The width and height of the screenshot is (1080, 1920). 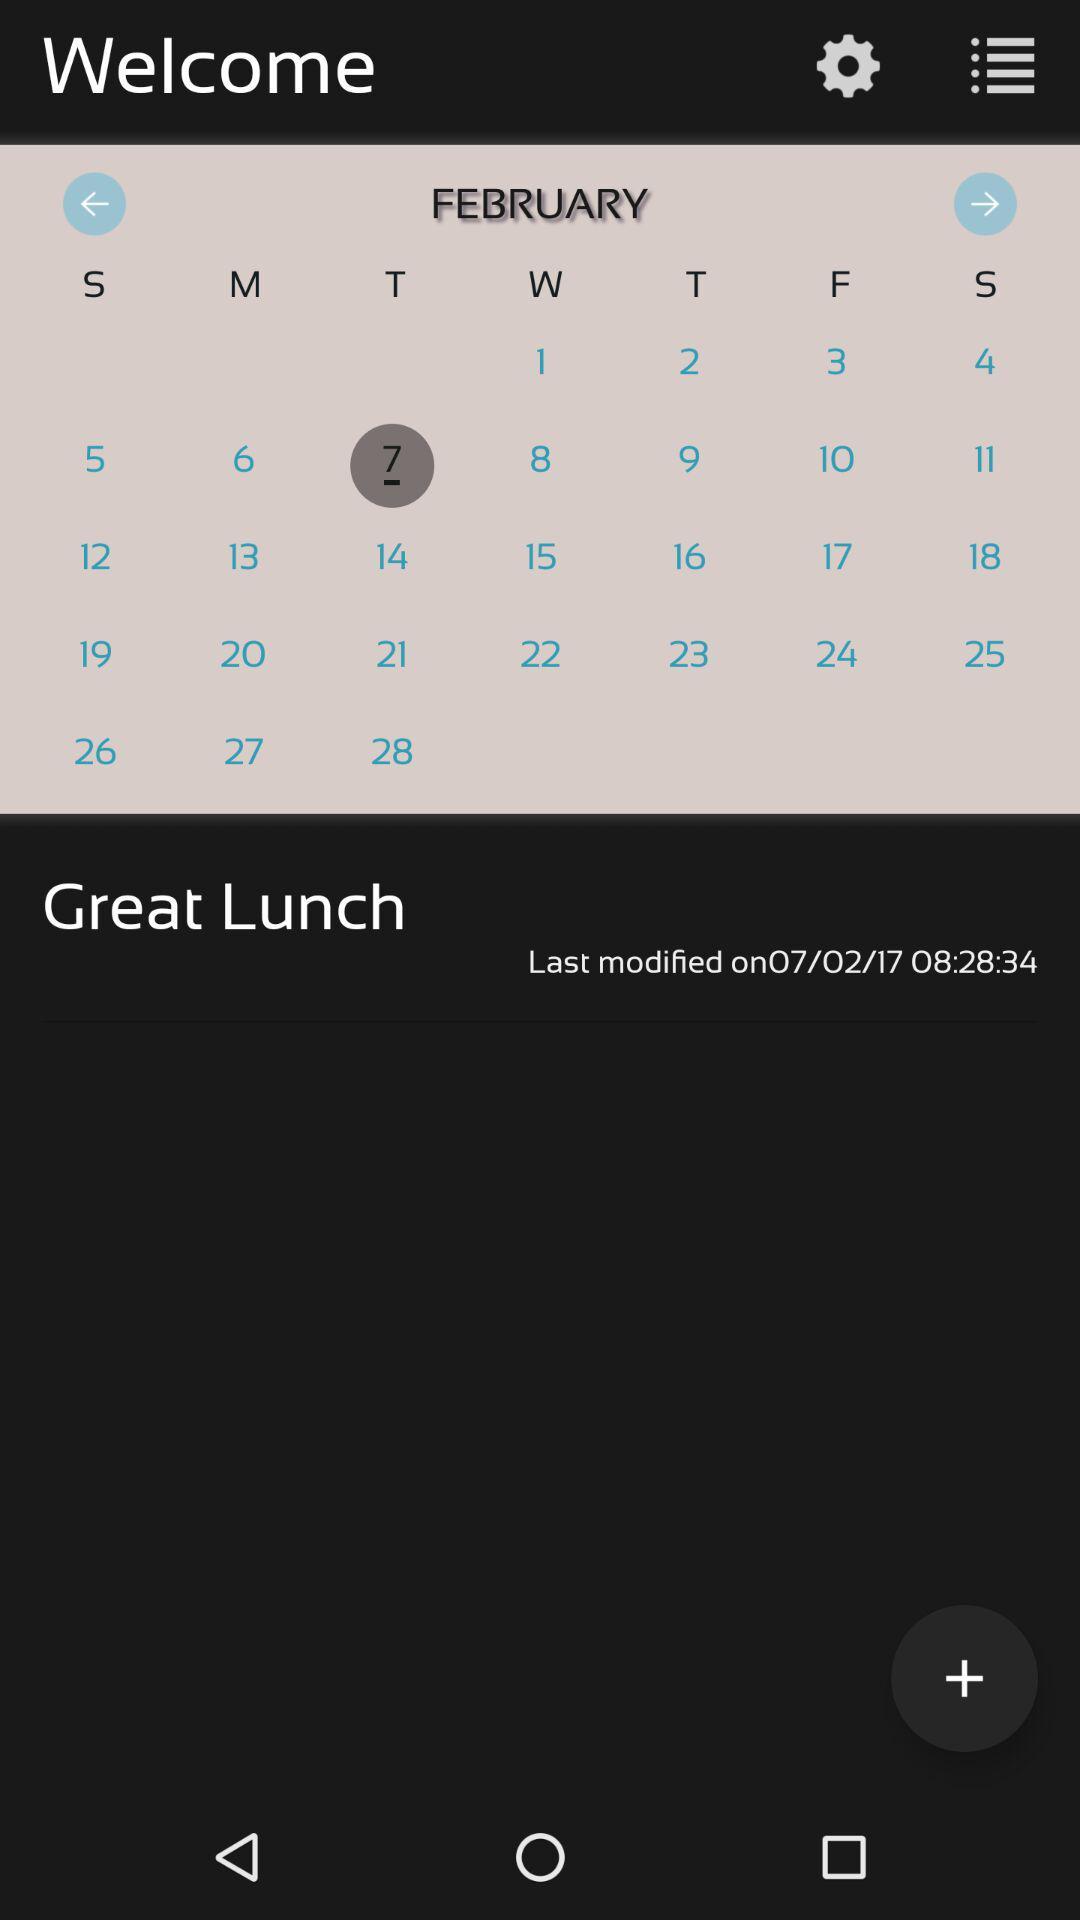 What do you see at coordinates (963, 1678) in the screenshot?
I see `the add icon` at bounding box center [963, 1678].